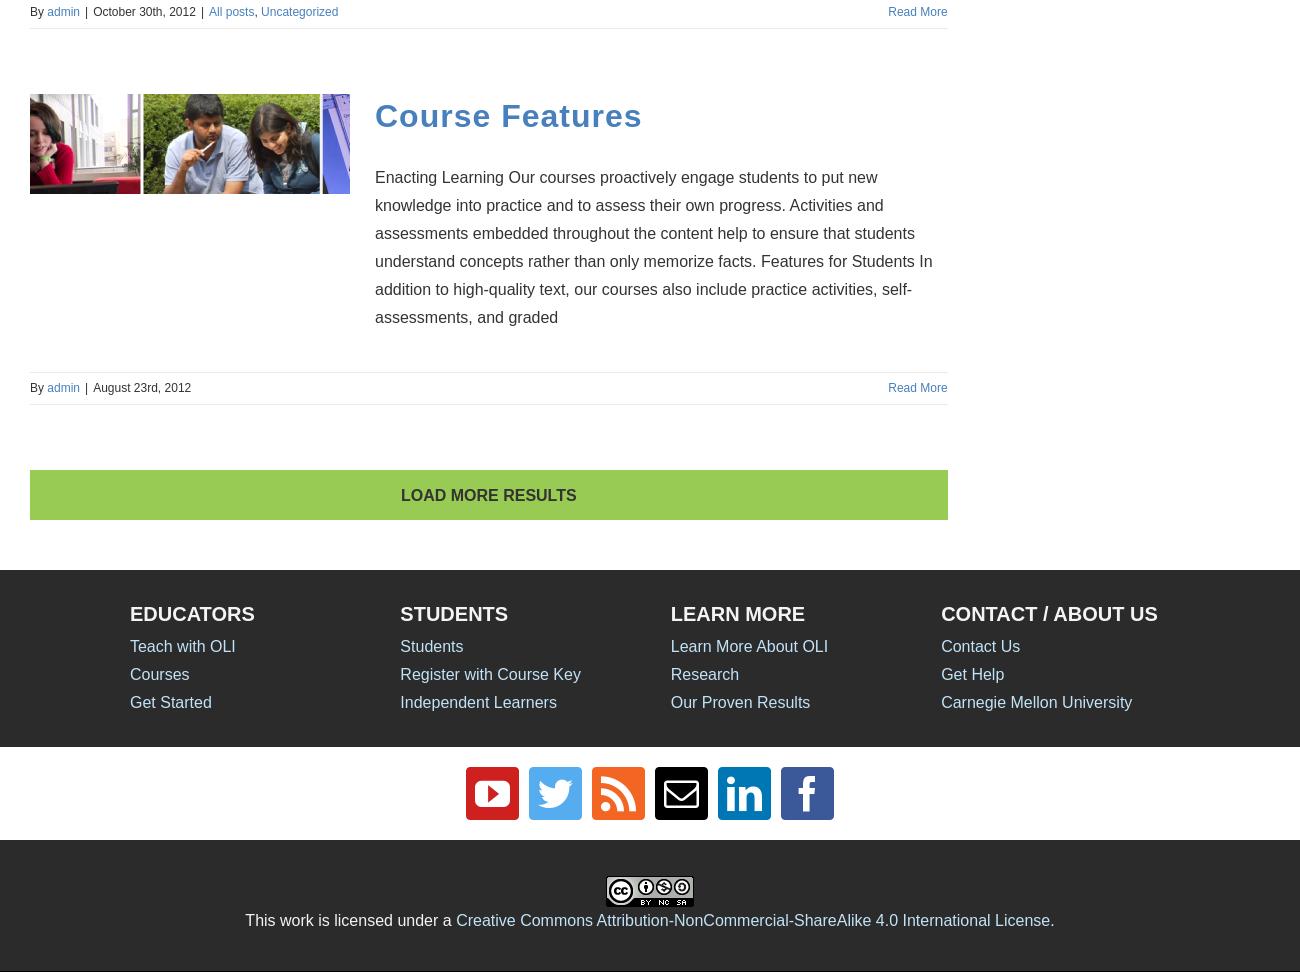  I want to click on 'August 23rd, 2012', so click(92, 386).